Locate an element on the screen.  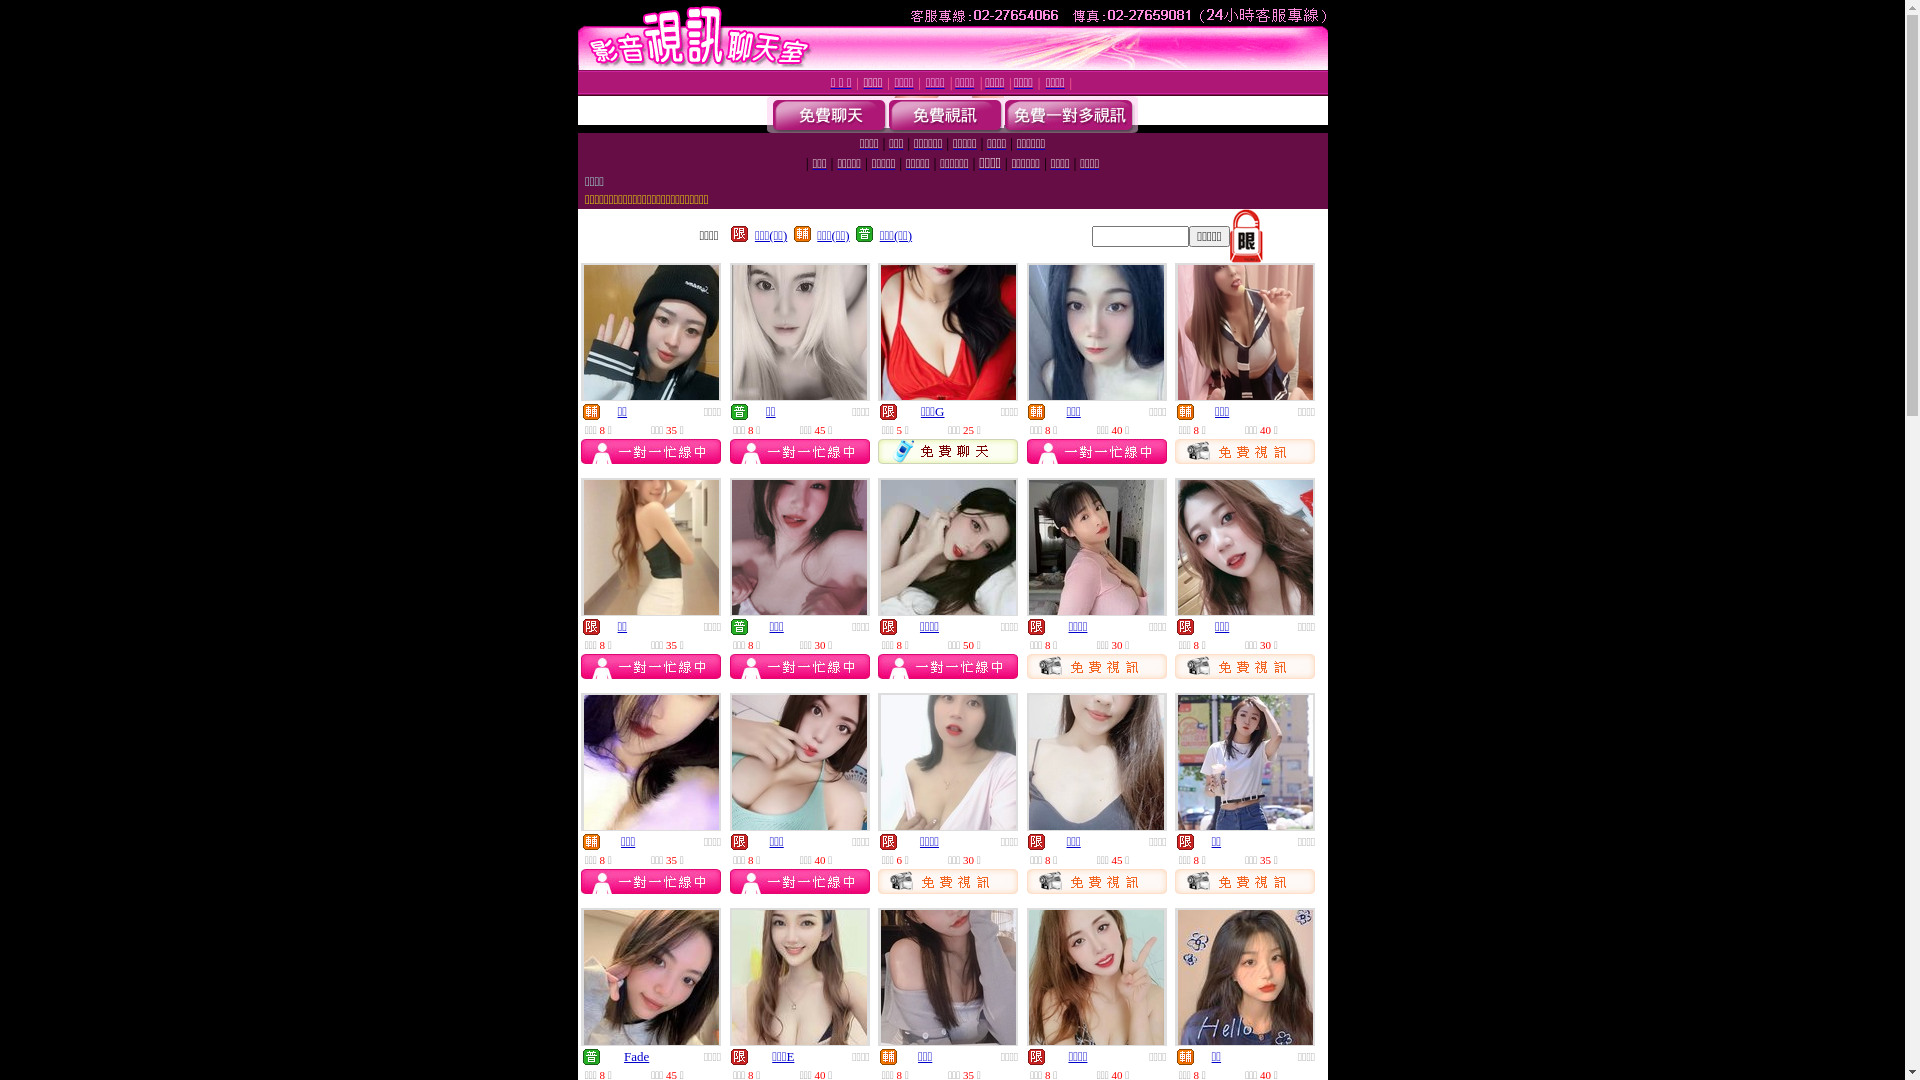
'Fade' is located at coordinates (623, 1055).